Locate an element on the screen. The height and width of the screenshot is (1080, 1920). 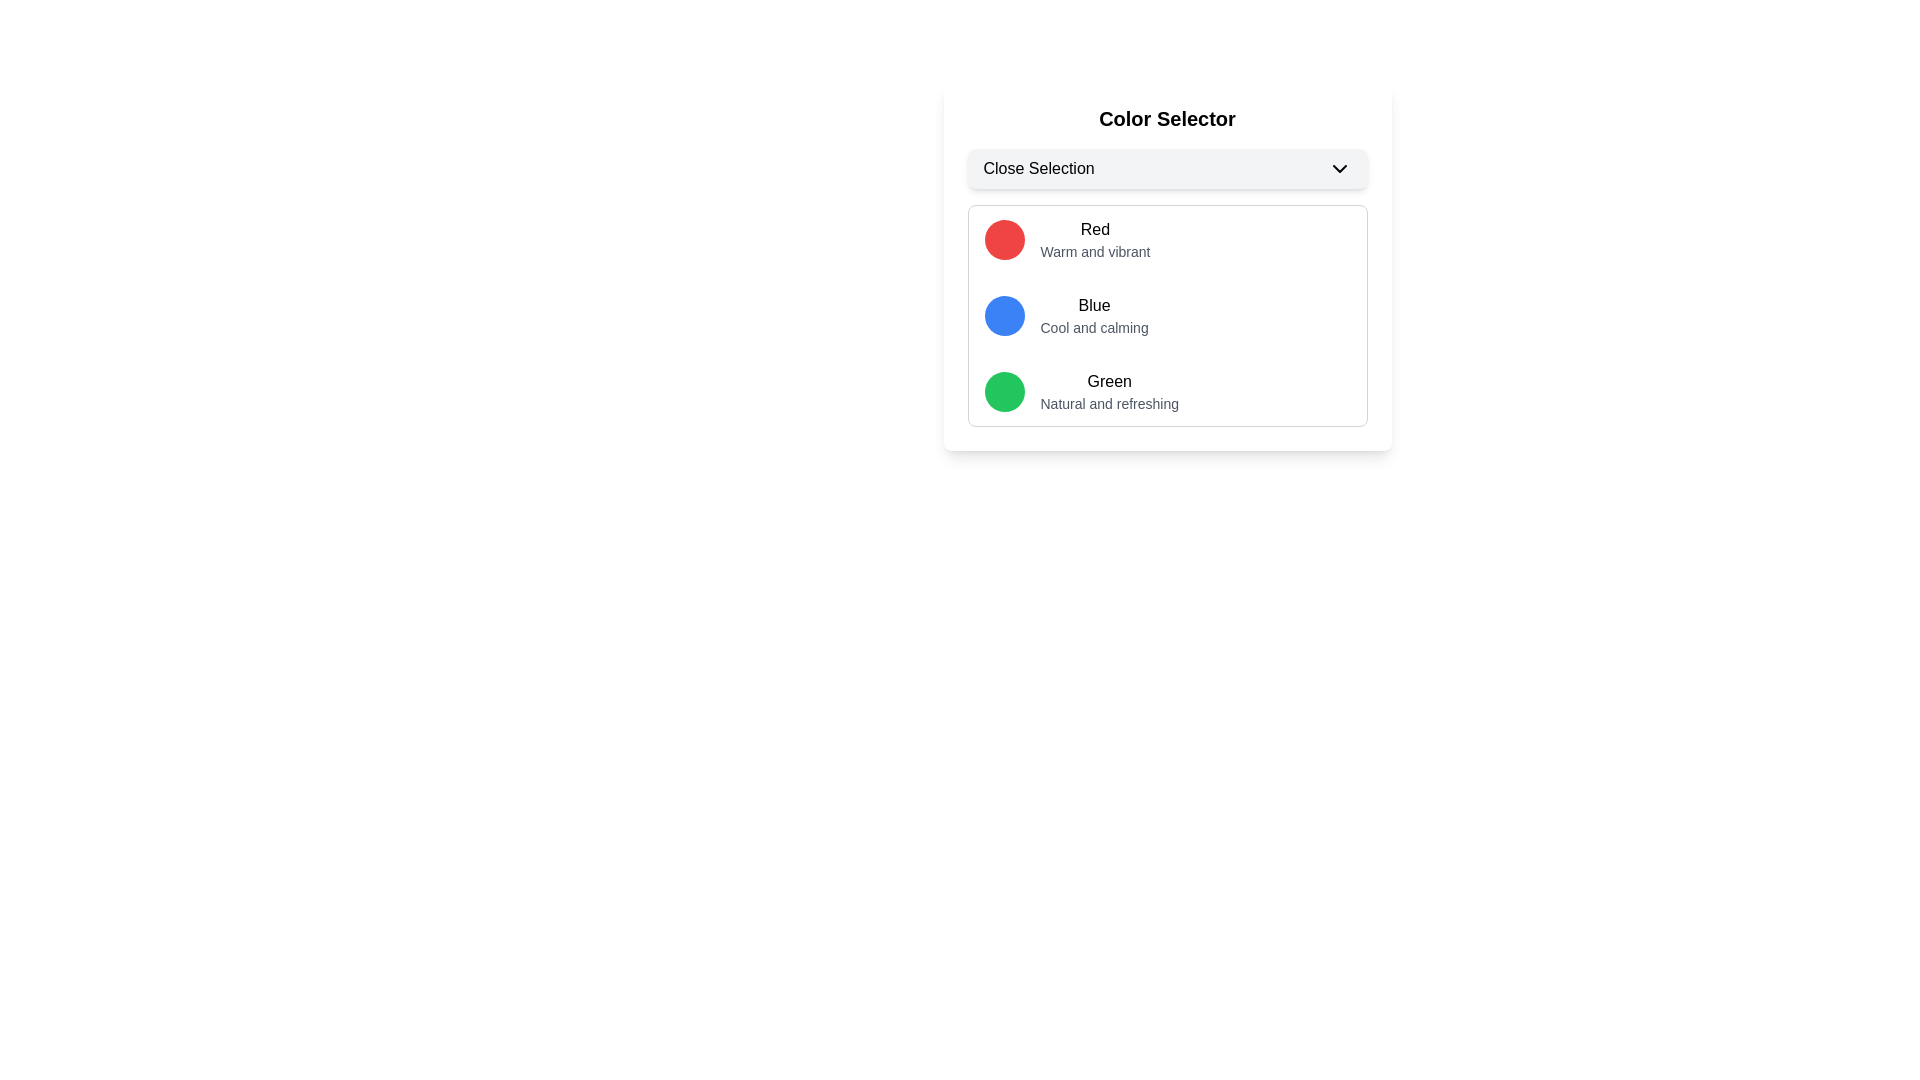
the small downward-pointing chevron icon rendered in black, located at the right end of the Close Selection button within the Color Selector section is located at coordinates (1339, 168).